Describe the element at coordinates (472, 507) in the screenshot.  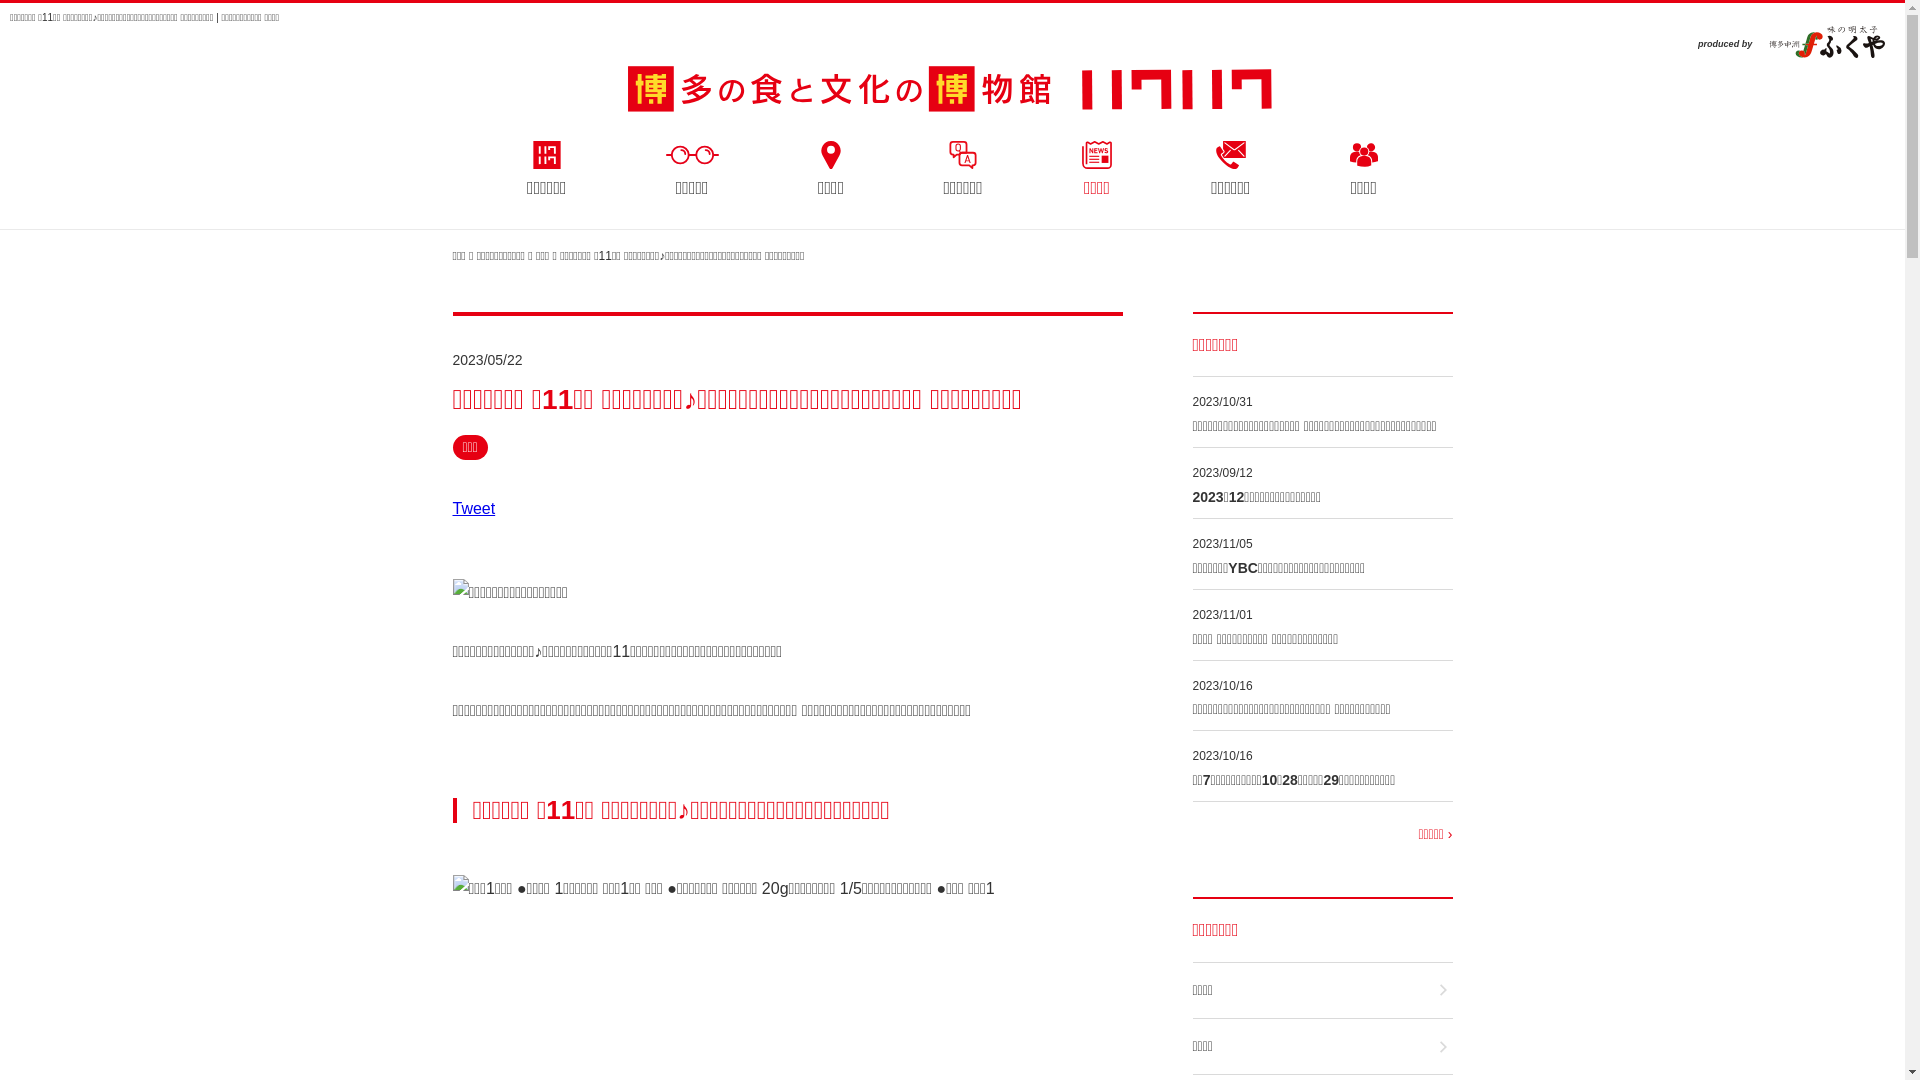
I see `'Tweet'` at that location.